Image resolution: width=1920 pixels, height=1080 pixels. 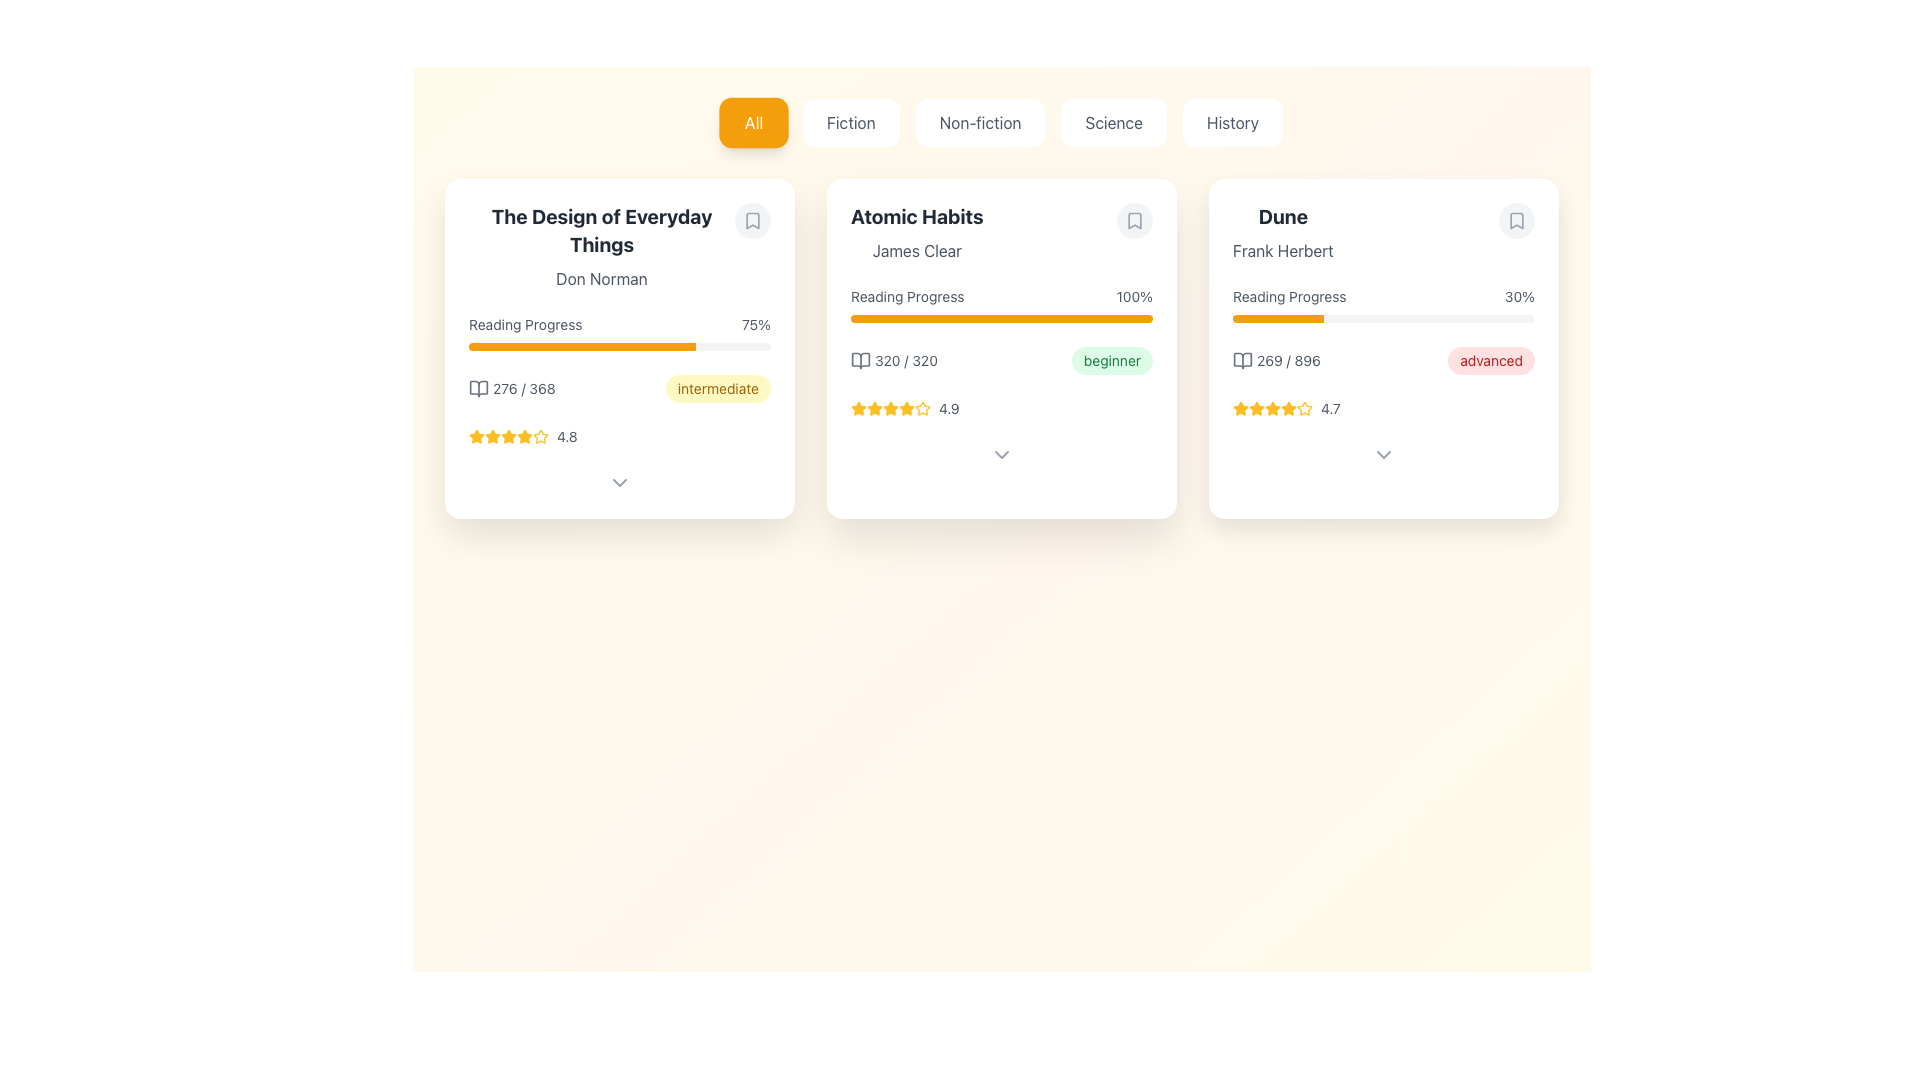 I want to click on the static text label that serves as a context label for the progress bar in the 'Atomic Habits' card interface, which is located in the second column of a three-column grid of book cards, so click(x=906, y=297).